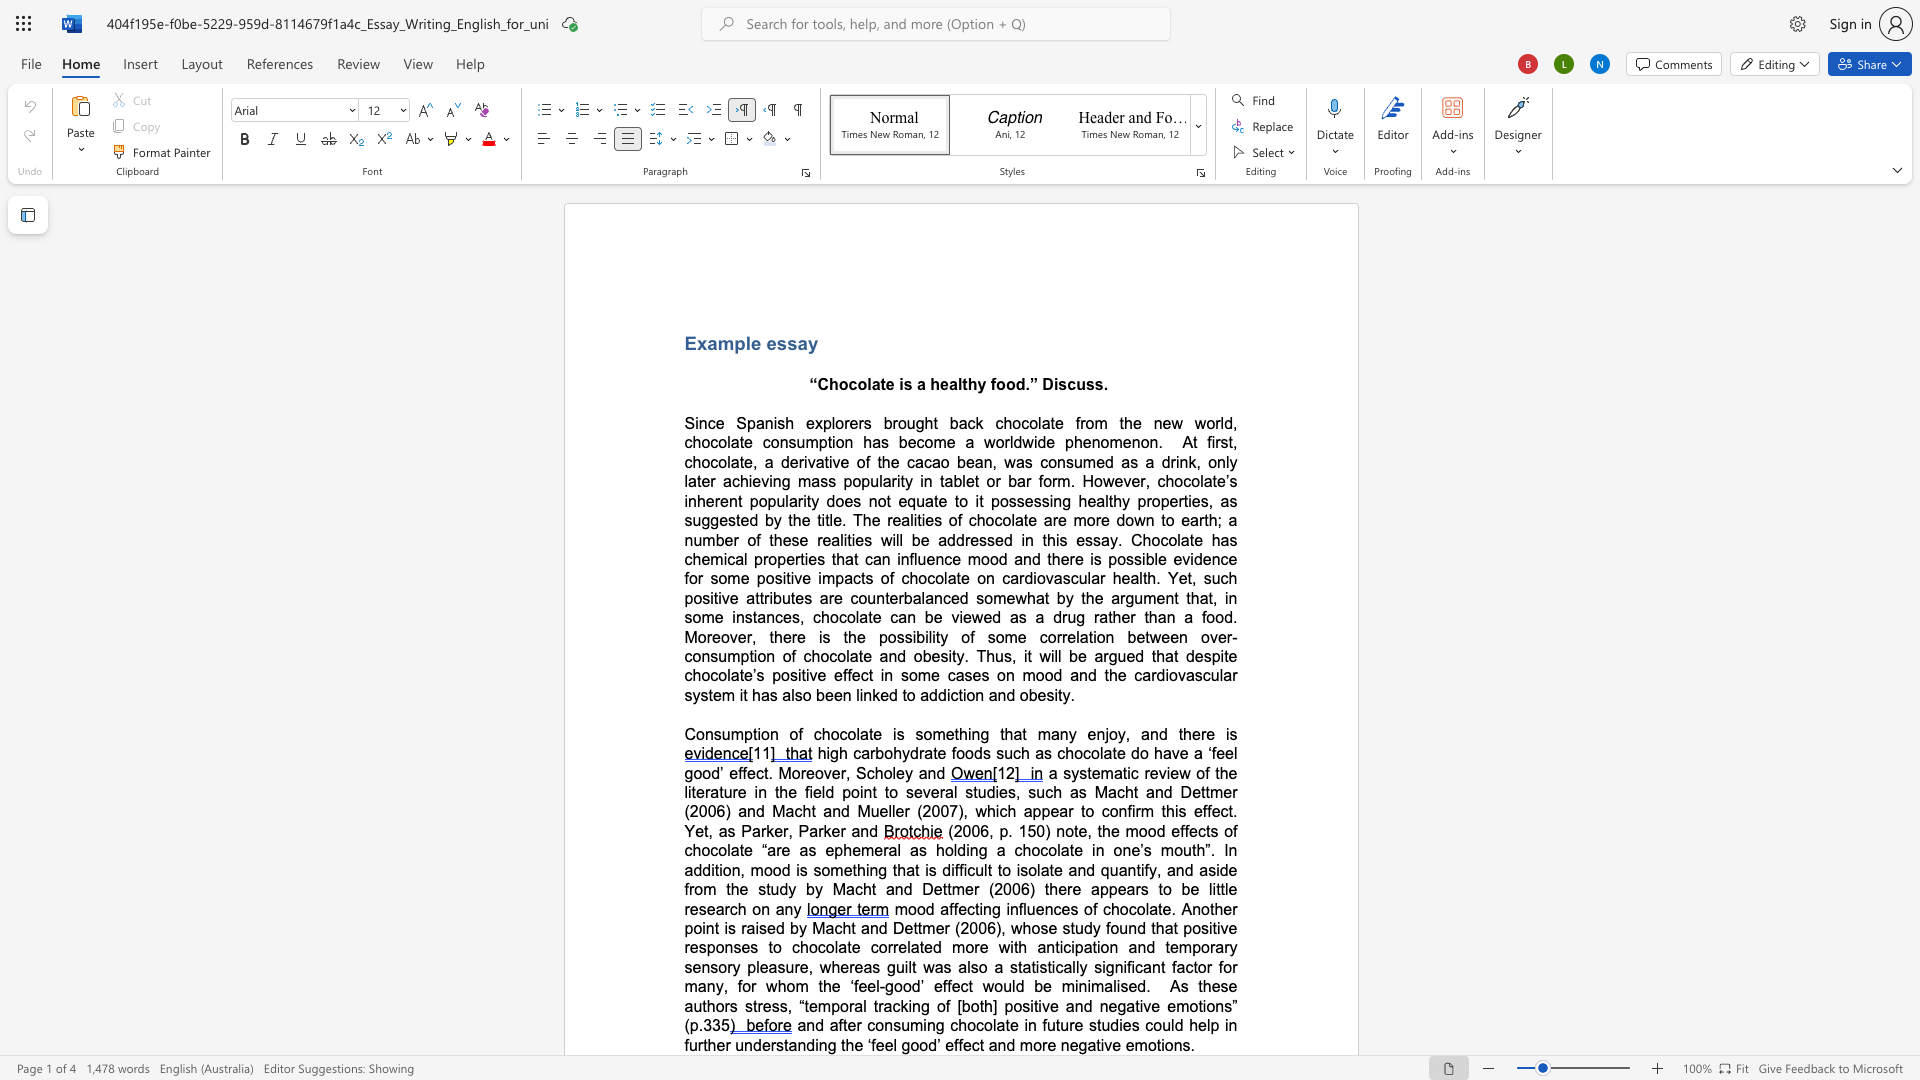 Image resolution: width=1920 pixels, height=1080 pixels. What do you see at coordinates (770, 342) in the screenshot?
I see `the 2th character "e" in the text` at bounding box center [770, 342].